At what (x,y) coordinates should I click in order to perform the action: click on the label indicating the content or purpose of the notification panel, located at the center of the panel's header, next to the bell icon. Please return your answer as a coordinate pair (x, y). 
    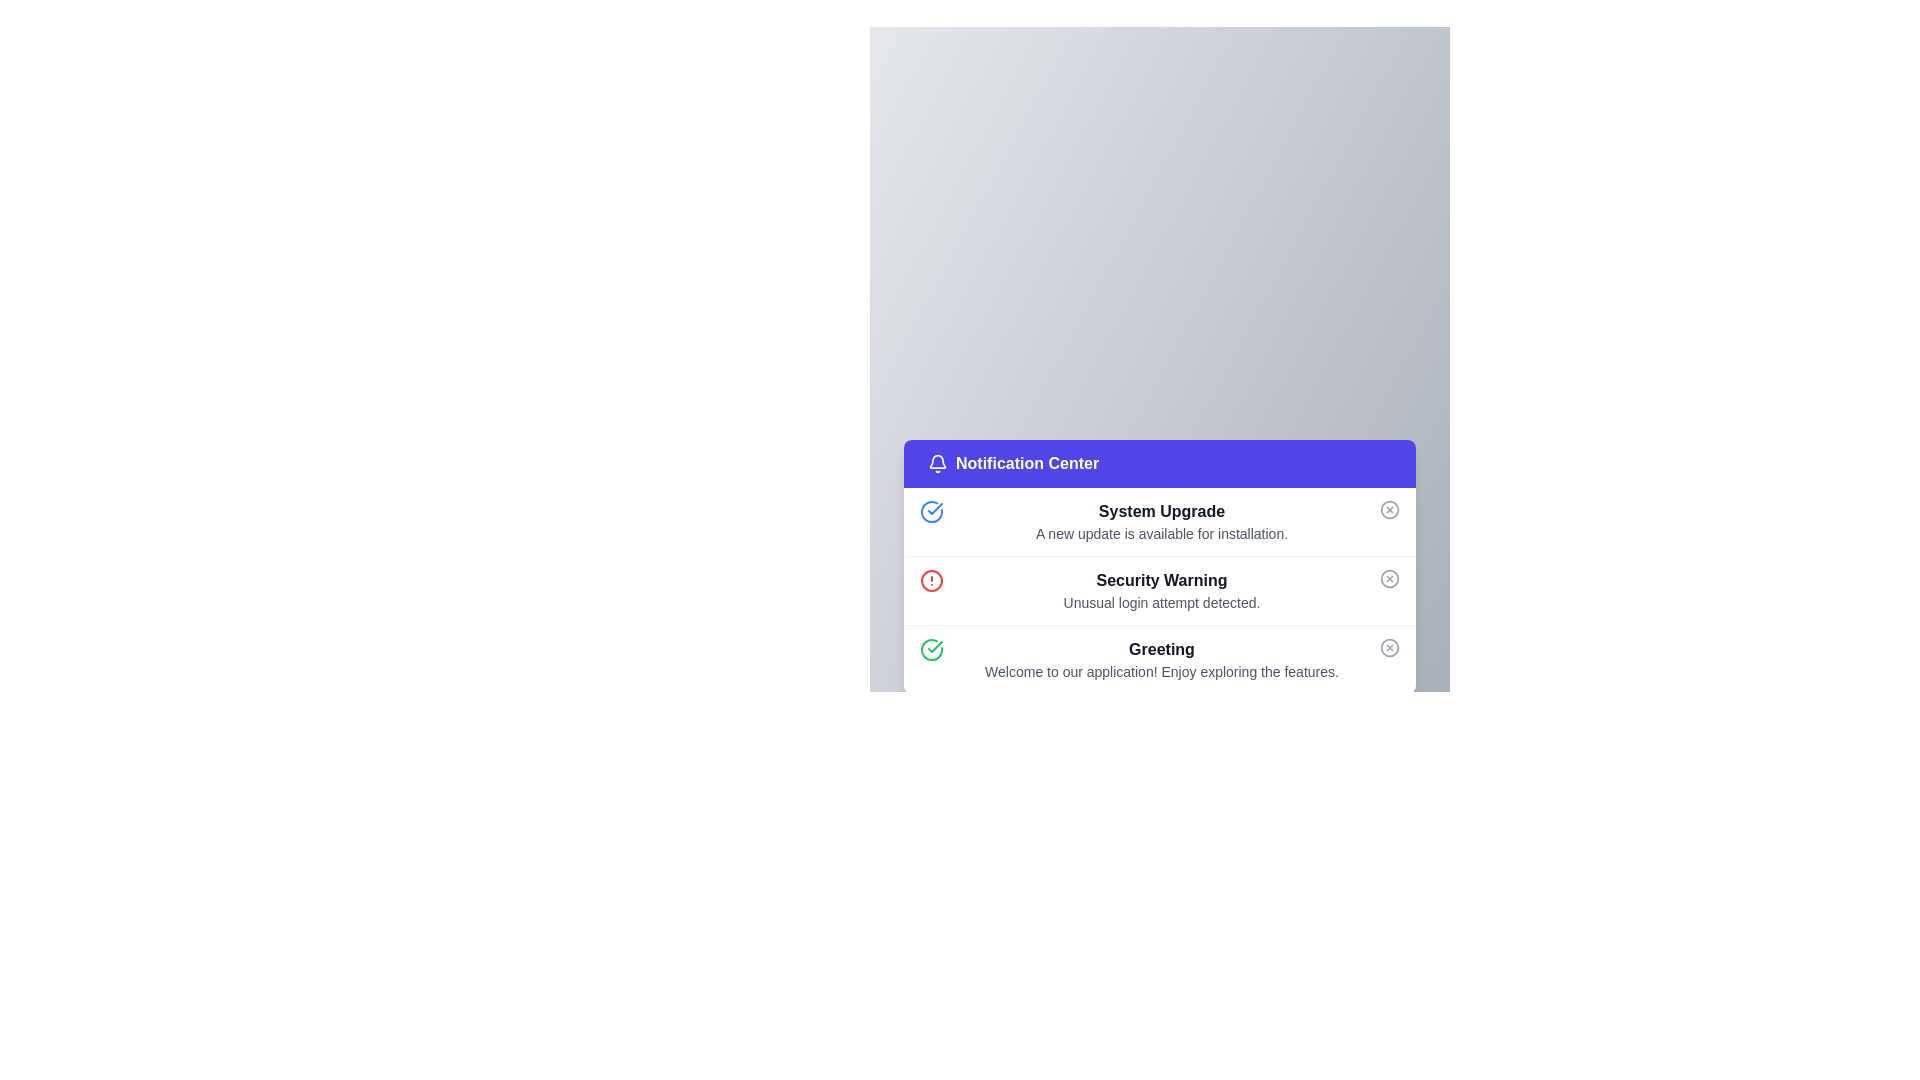
    Looking at the image, I should click on (1027, 463).